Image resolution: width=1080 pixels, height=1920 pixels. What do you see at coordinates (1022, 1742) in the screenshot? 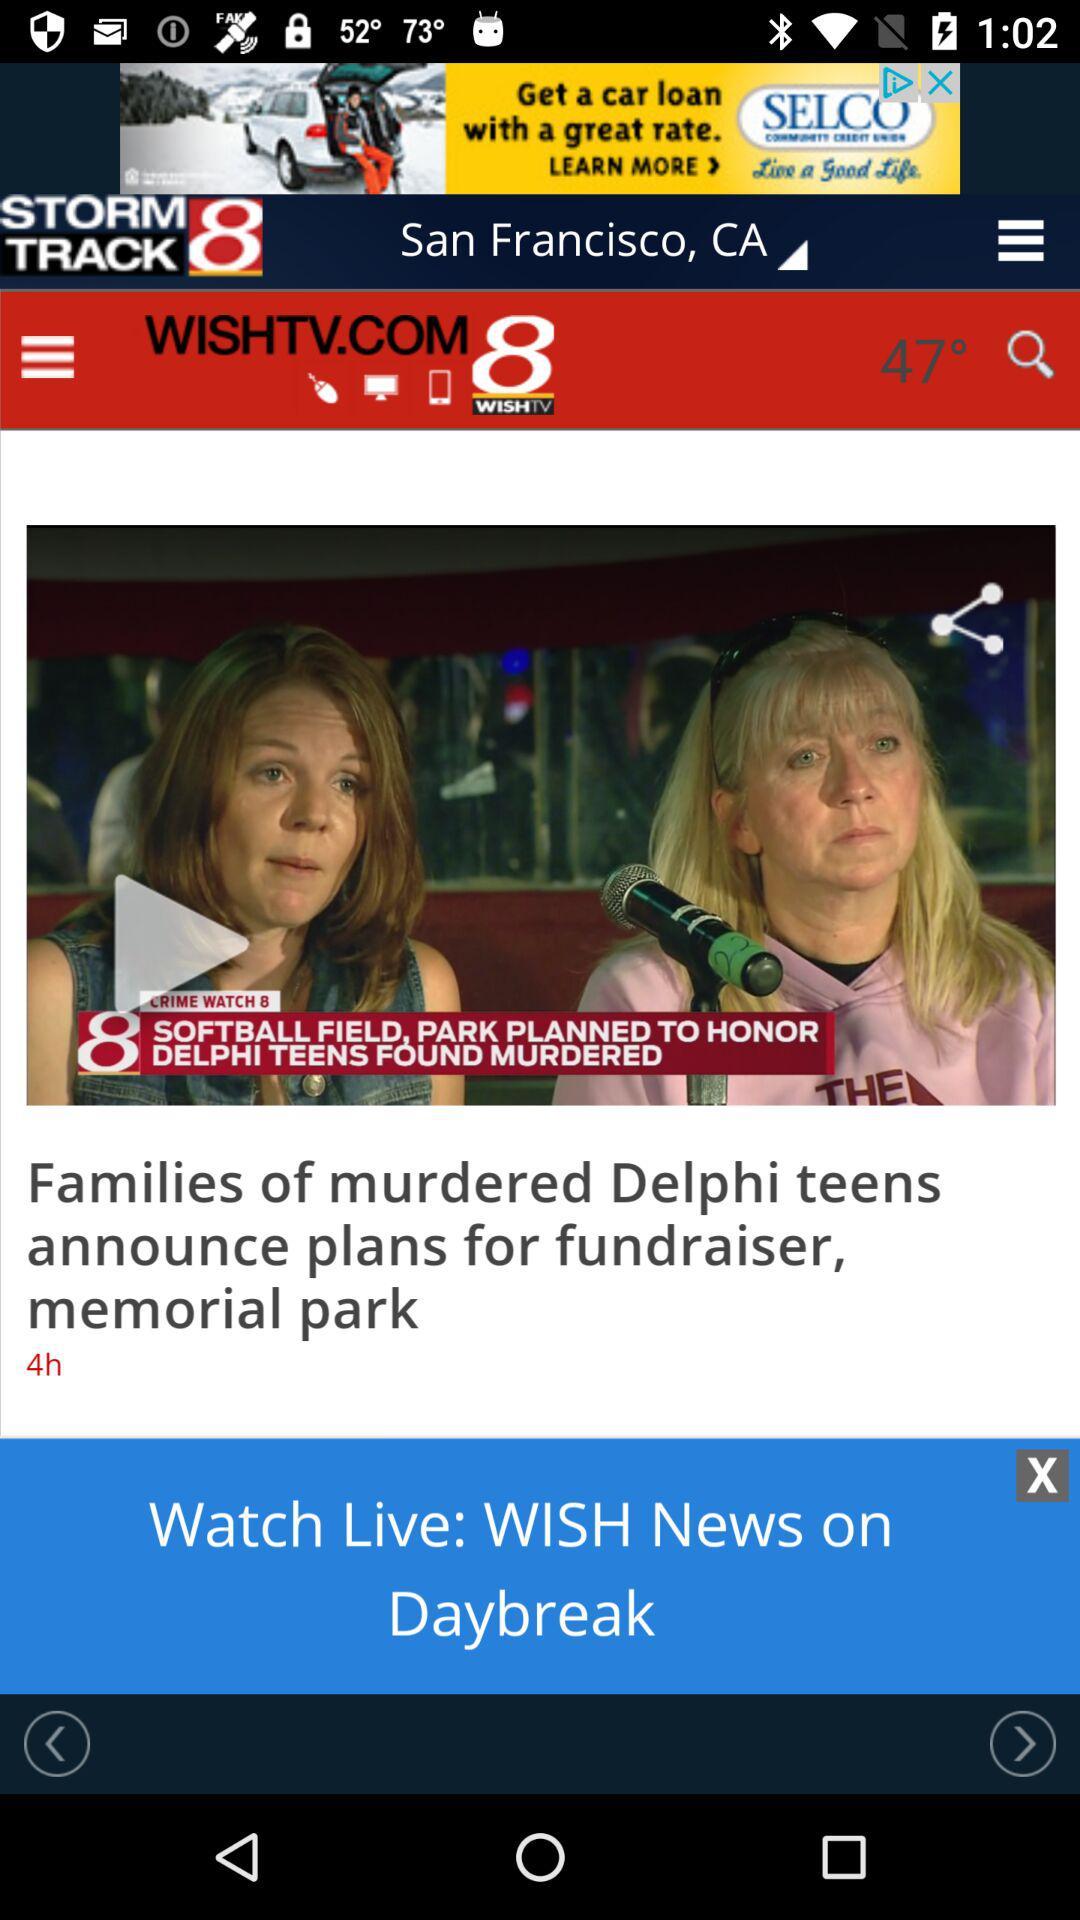
I see `next option` at bounding box center [1022, 1742].